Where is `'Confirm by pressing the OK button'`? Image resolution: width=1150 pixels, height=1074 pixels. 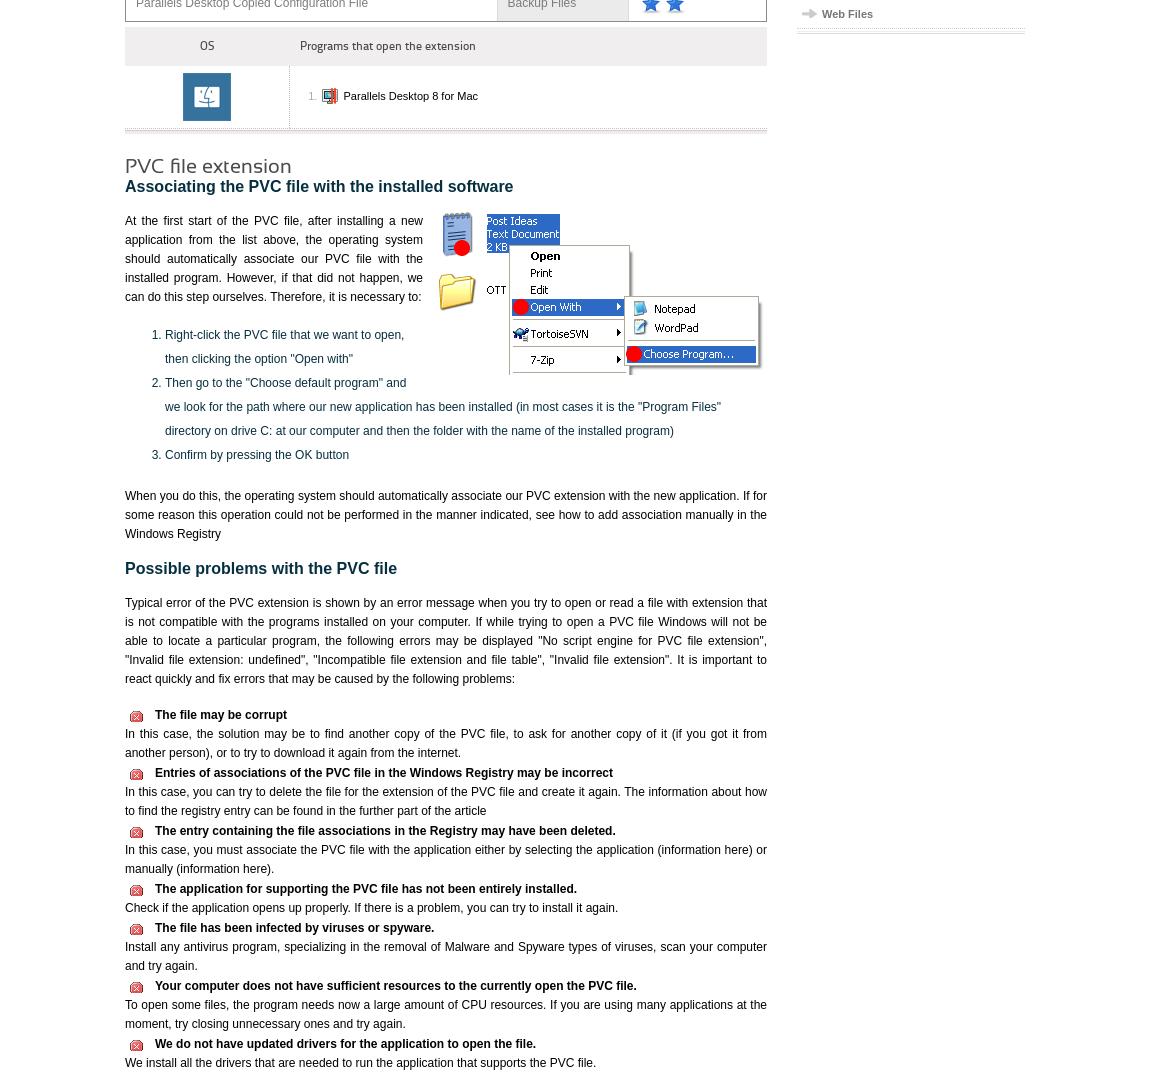 'Confirm by pressing the OK button' is located at coordinates (256, 453).